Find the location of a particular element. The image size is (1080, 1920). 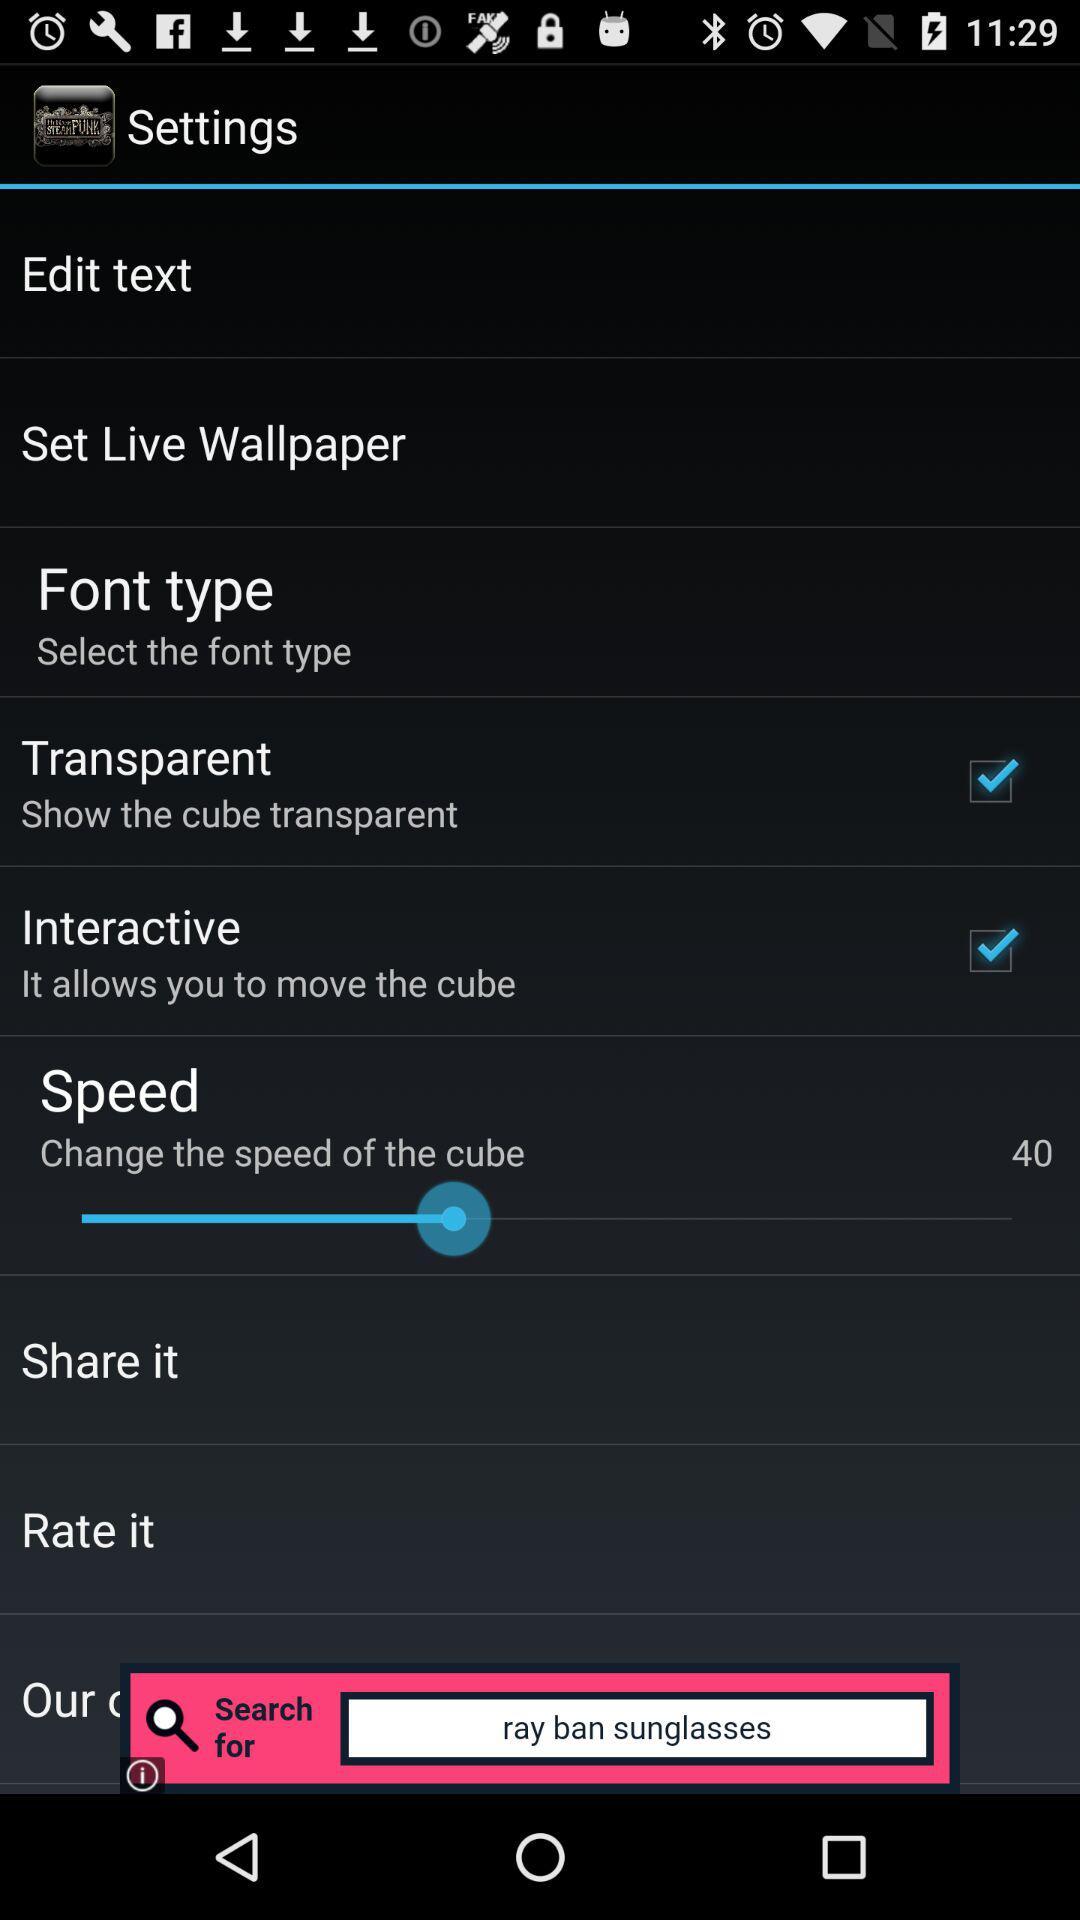

app below the edit text item is located at coordinates (213, 441).